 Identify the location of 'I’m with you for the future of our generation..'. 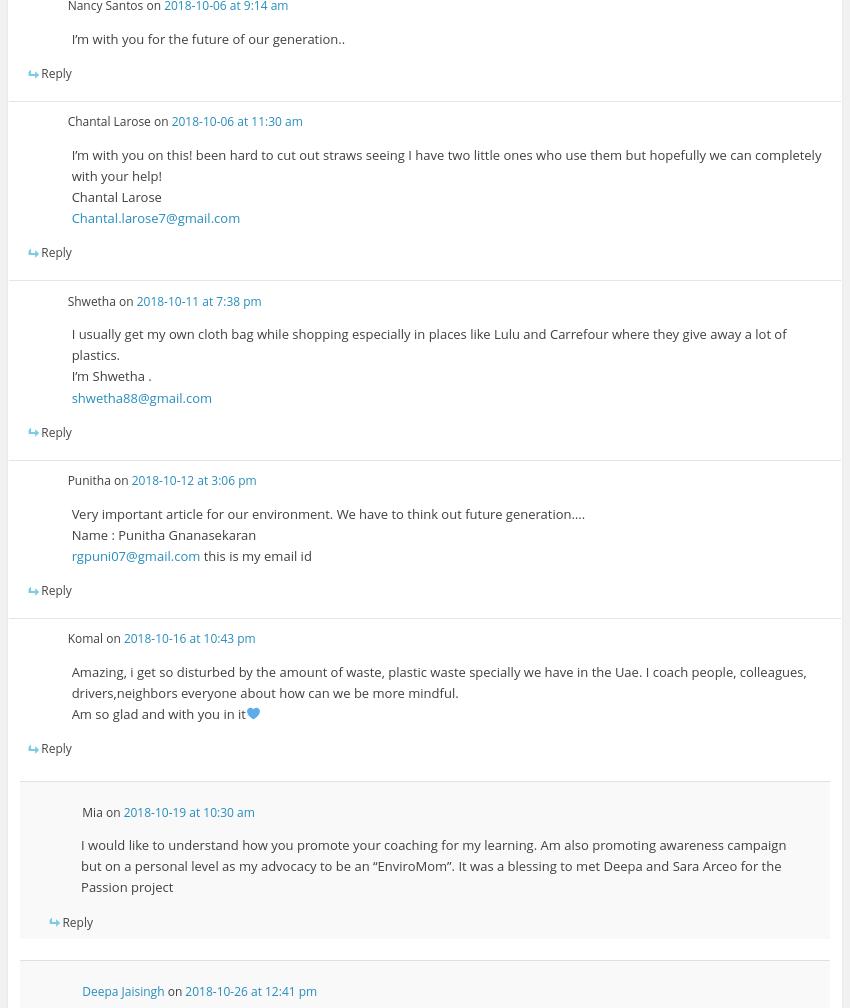
(70, 38).